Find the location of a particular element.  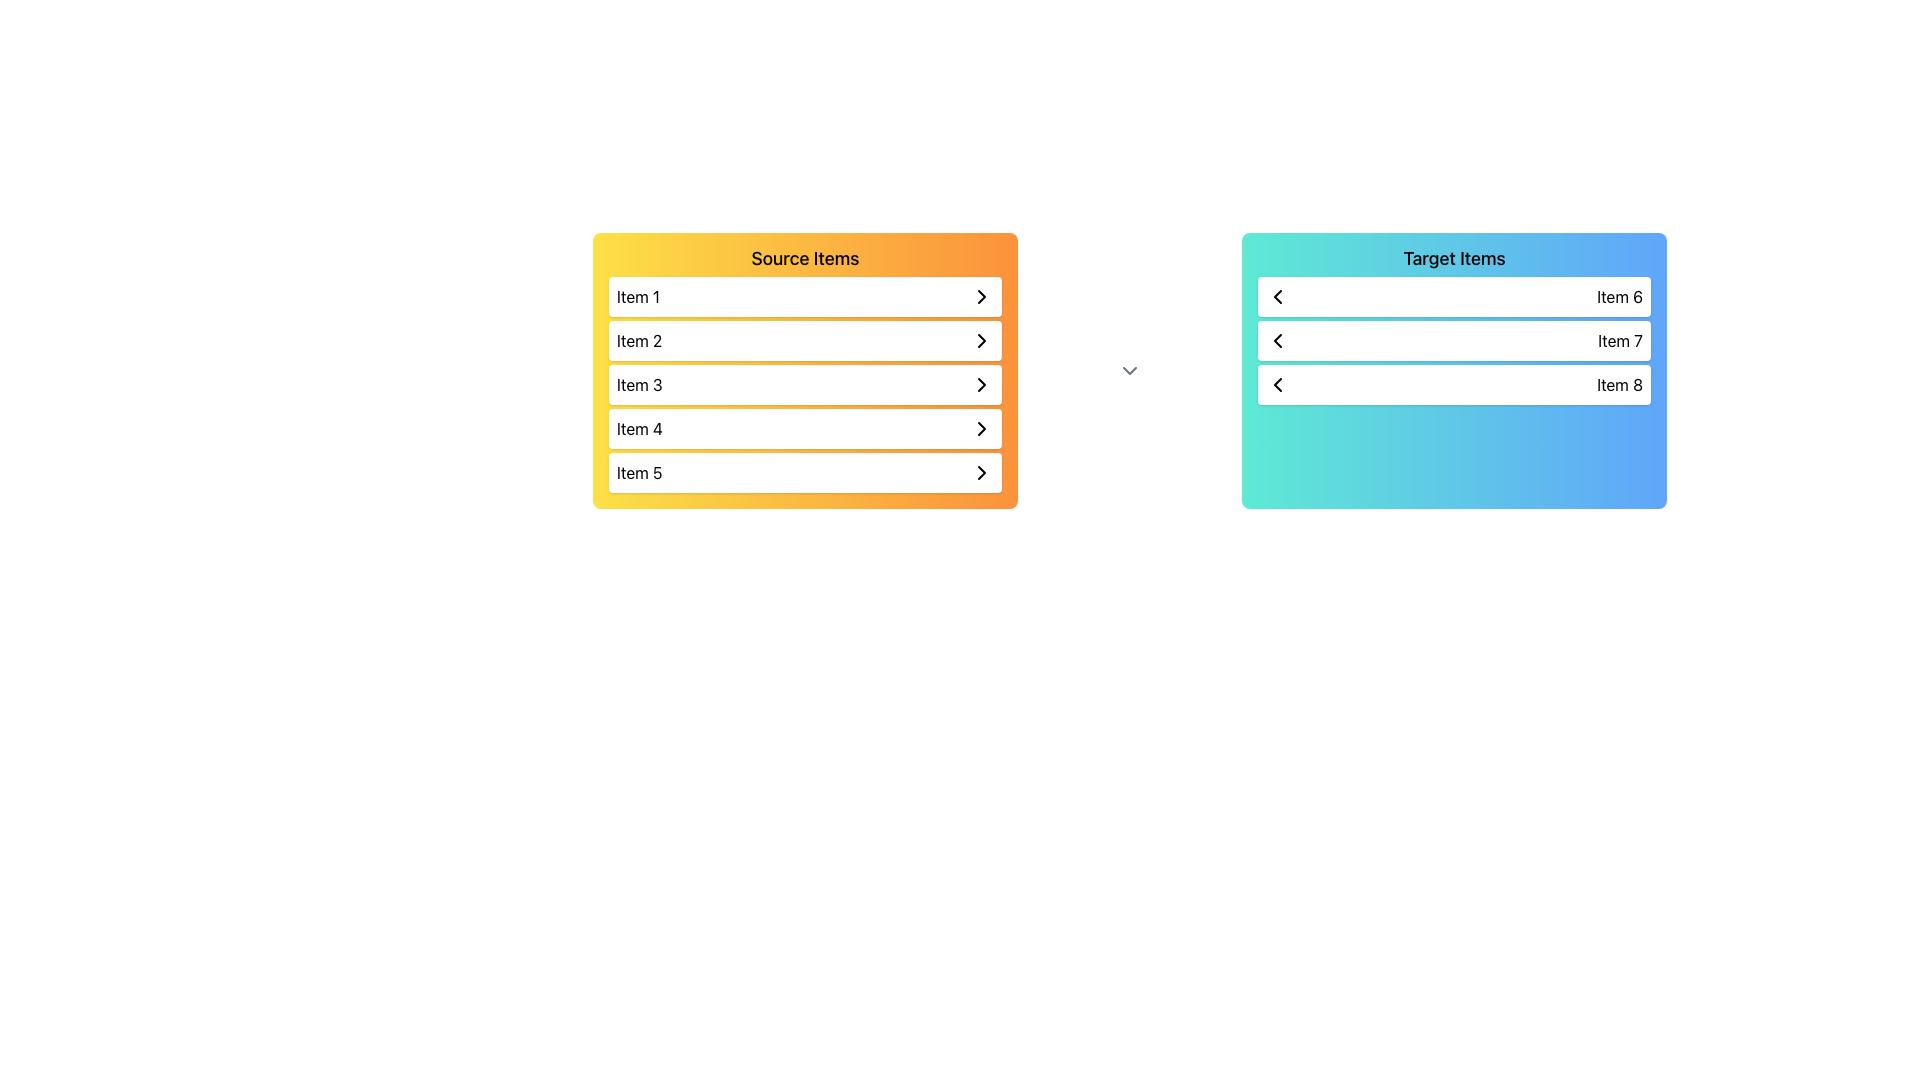

the chevron icon located between the 'Source Items' and 'Target Items' panels is located at coordinates (1129, 370).